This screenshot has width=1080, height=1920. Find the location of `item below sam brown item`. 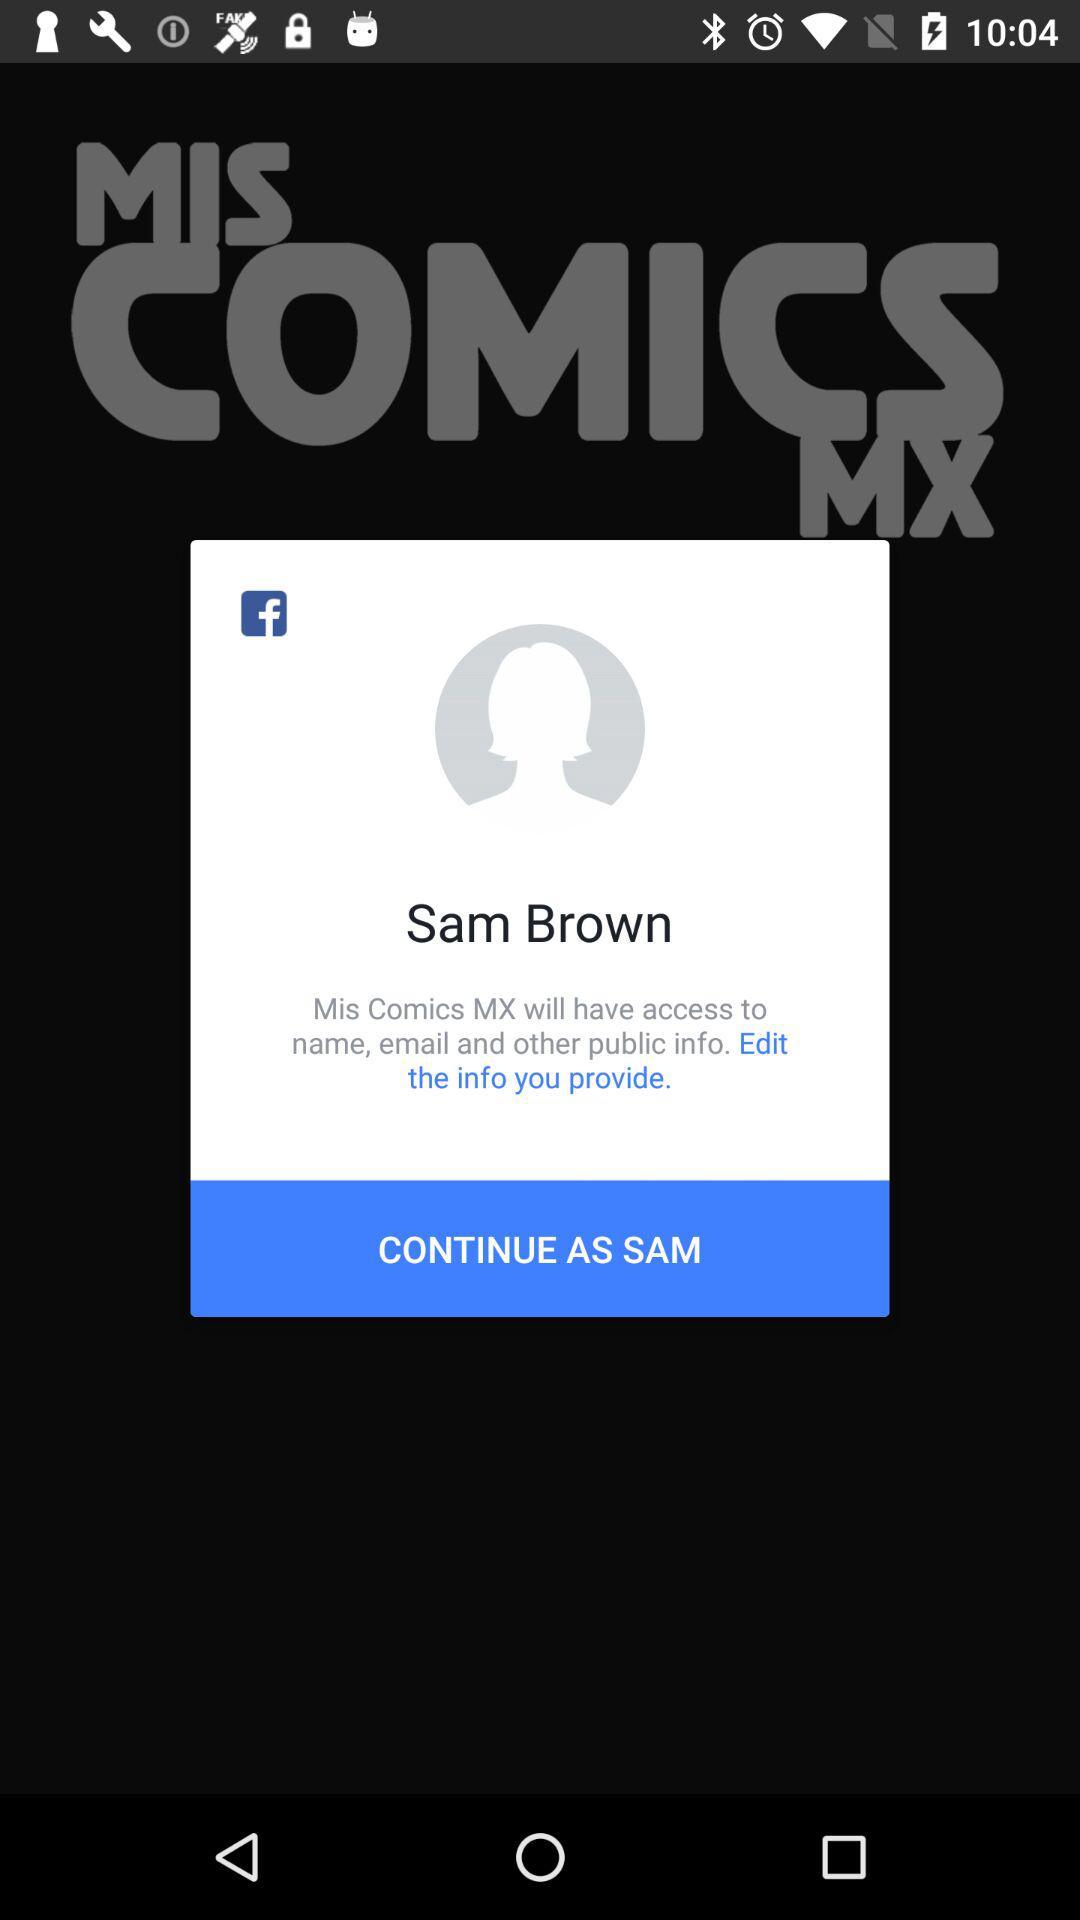

item below sam brown item is located at coordinates (540, 1041).